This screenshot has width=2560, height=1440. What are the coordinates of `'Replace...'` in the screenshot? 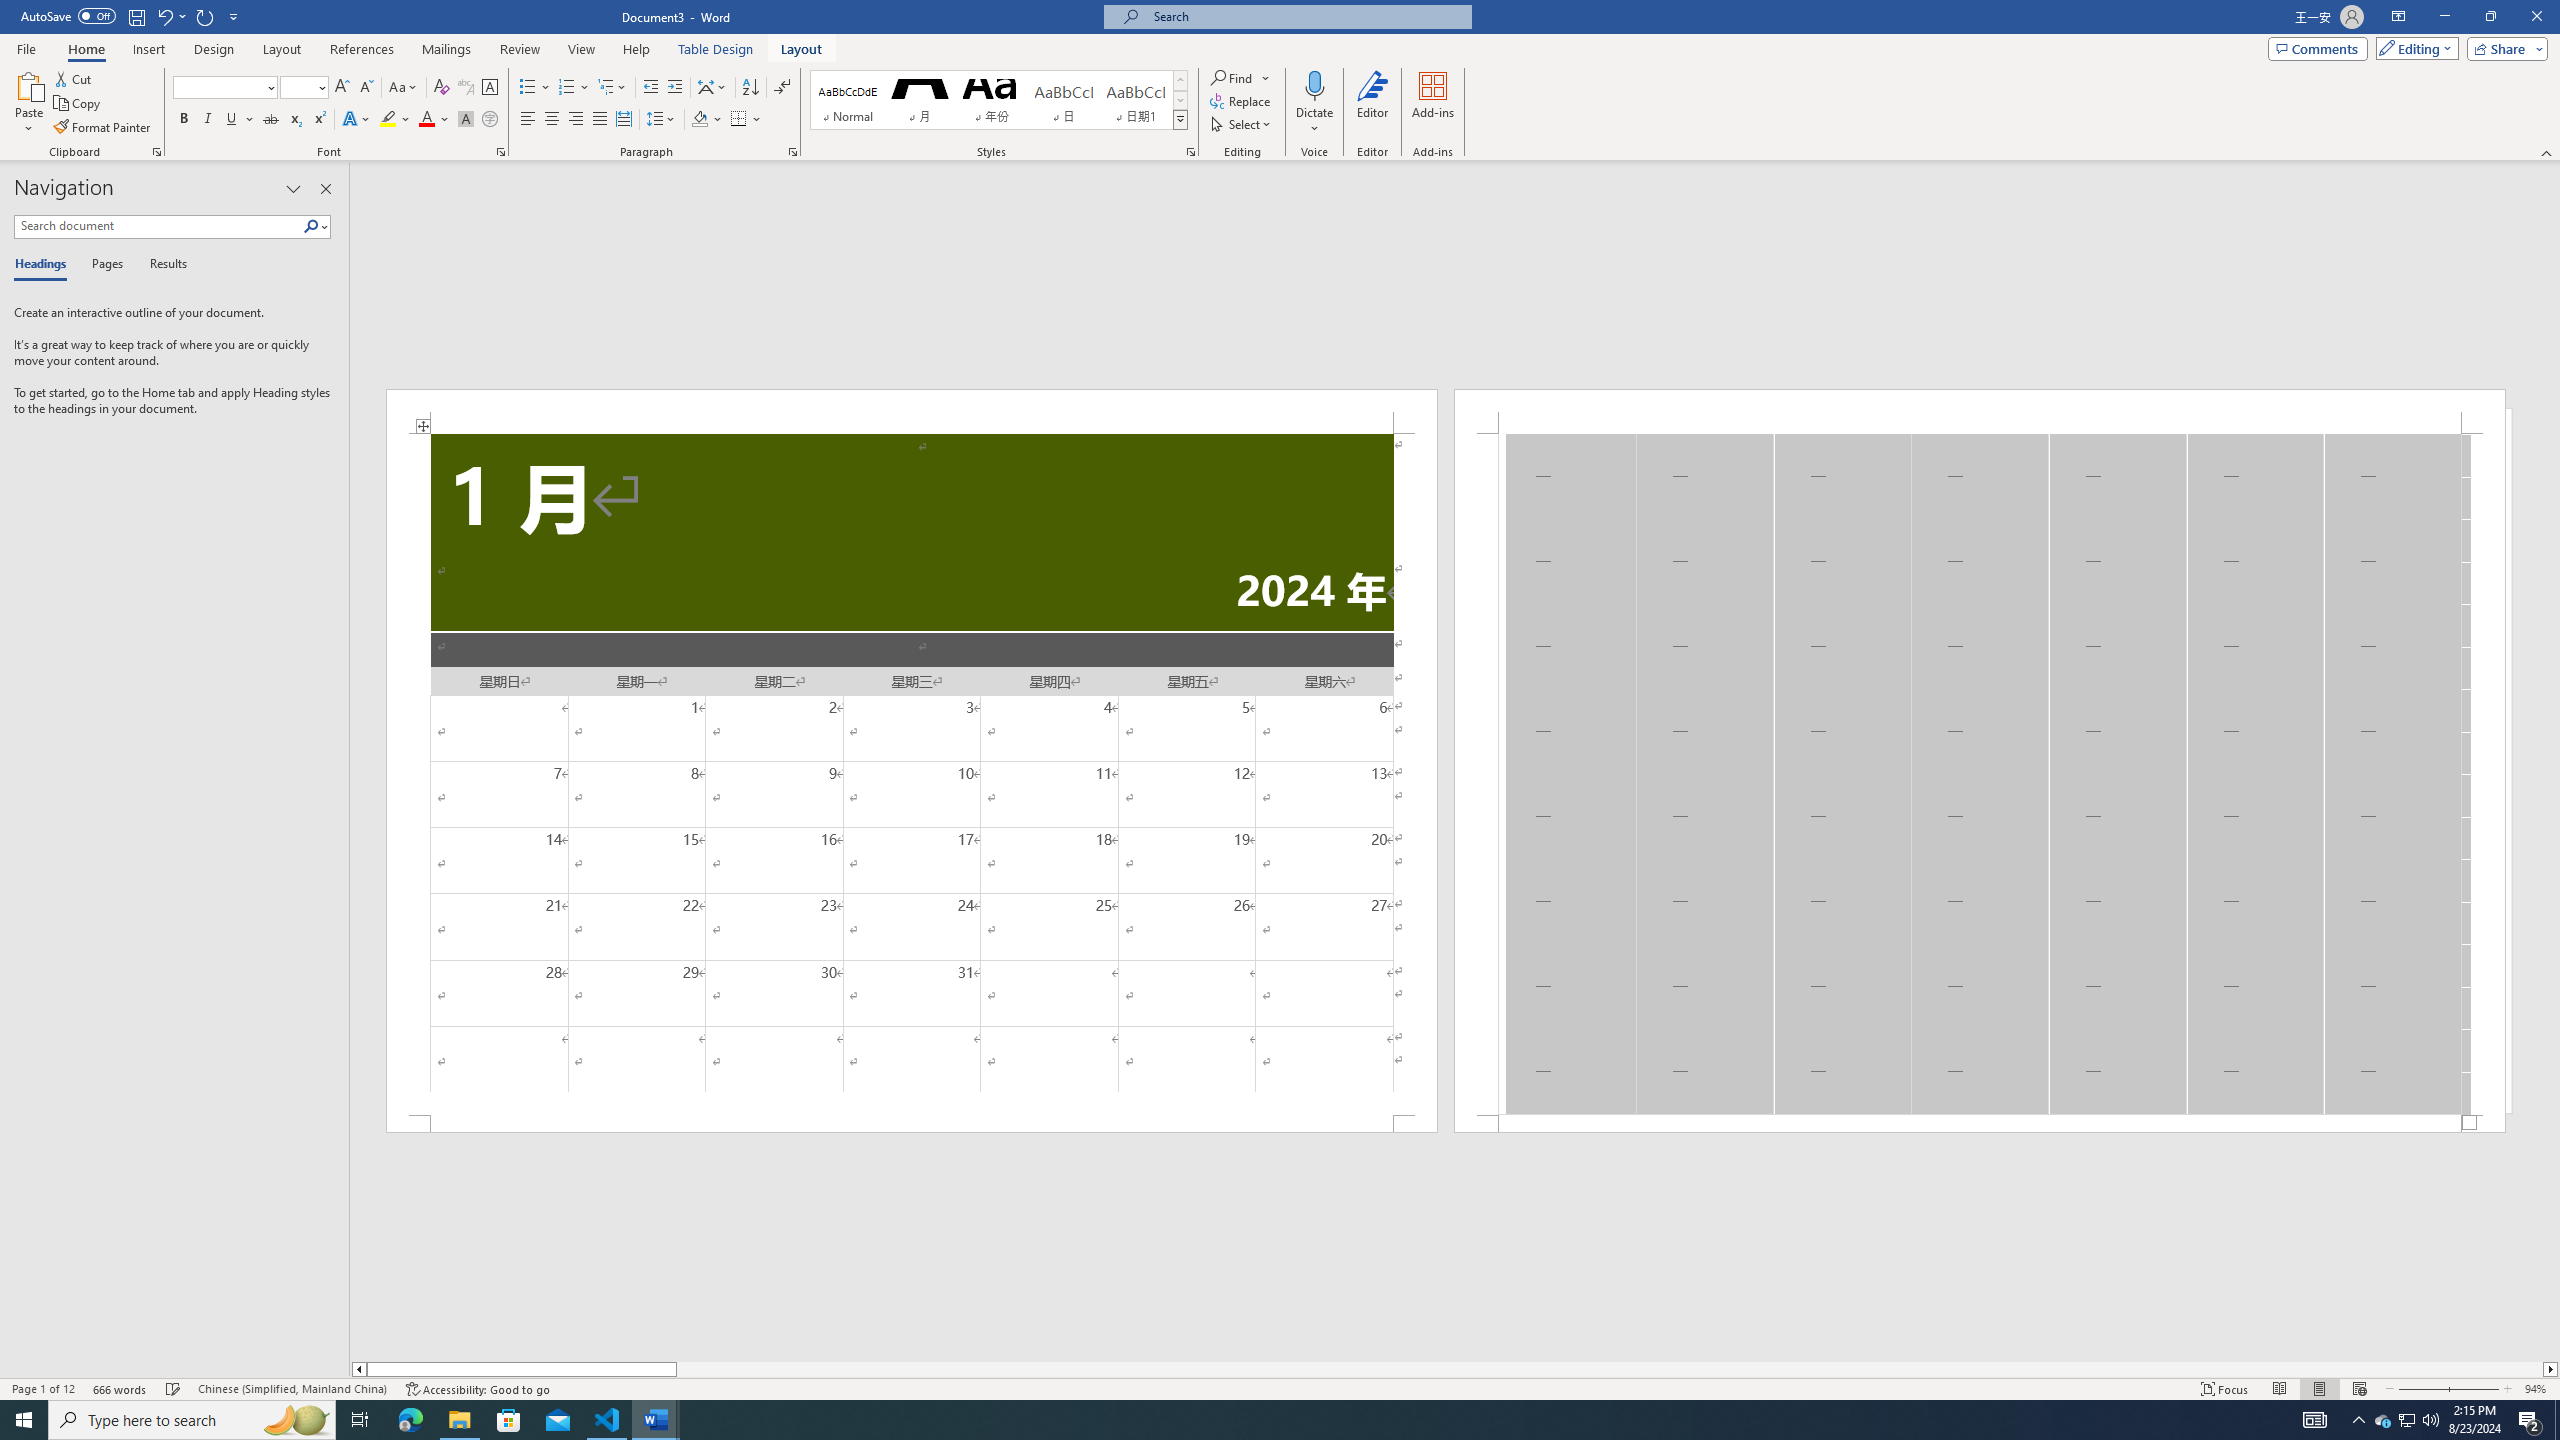 It's located at (1240, 99).